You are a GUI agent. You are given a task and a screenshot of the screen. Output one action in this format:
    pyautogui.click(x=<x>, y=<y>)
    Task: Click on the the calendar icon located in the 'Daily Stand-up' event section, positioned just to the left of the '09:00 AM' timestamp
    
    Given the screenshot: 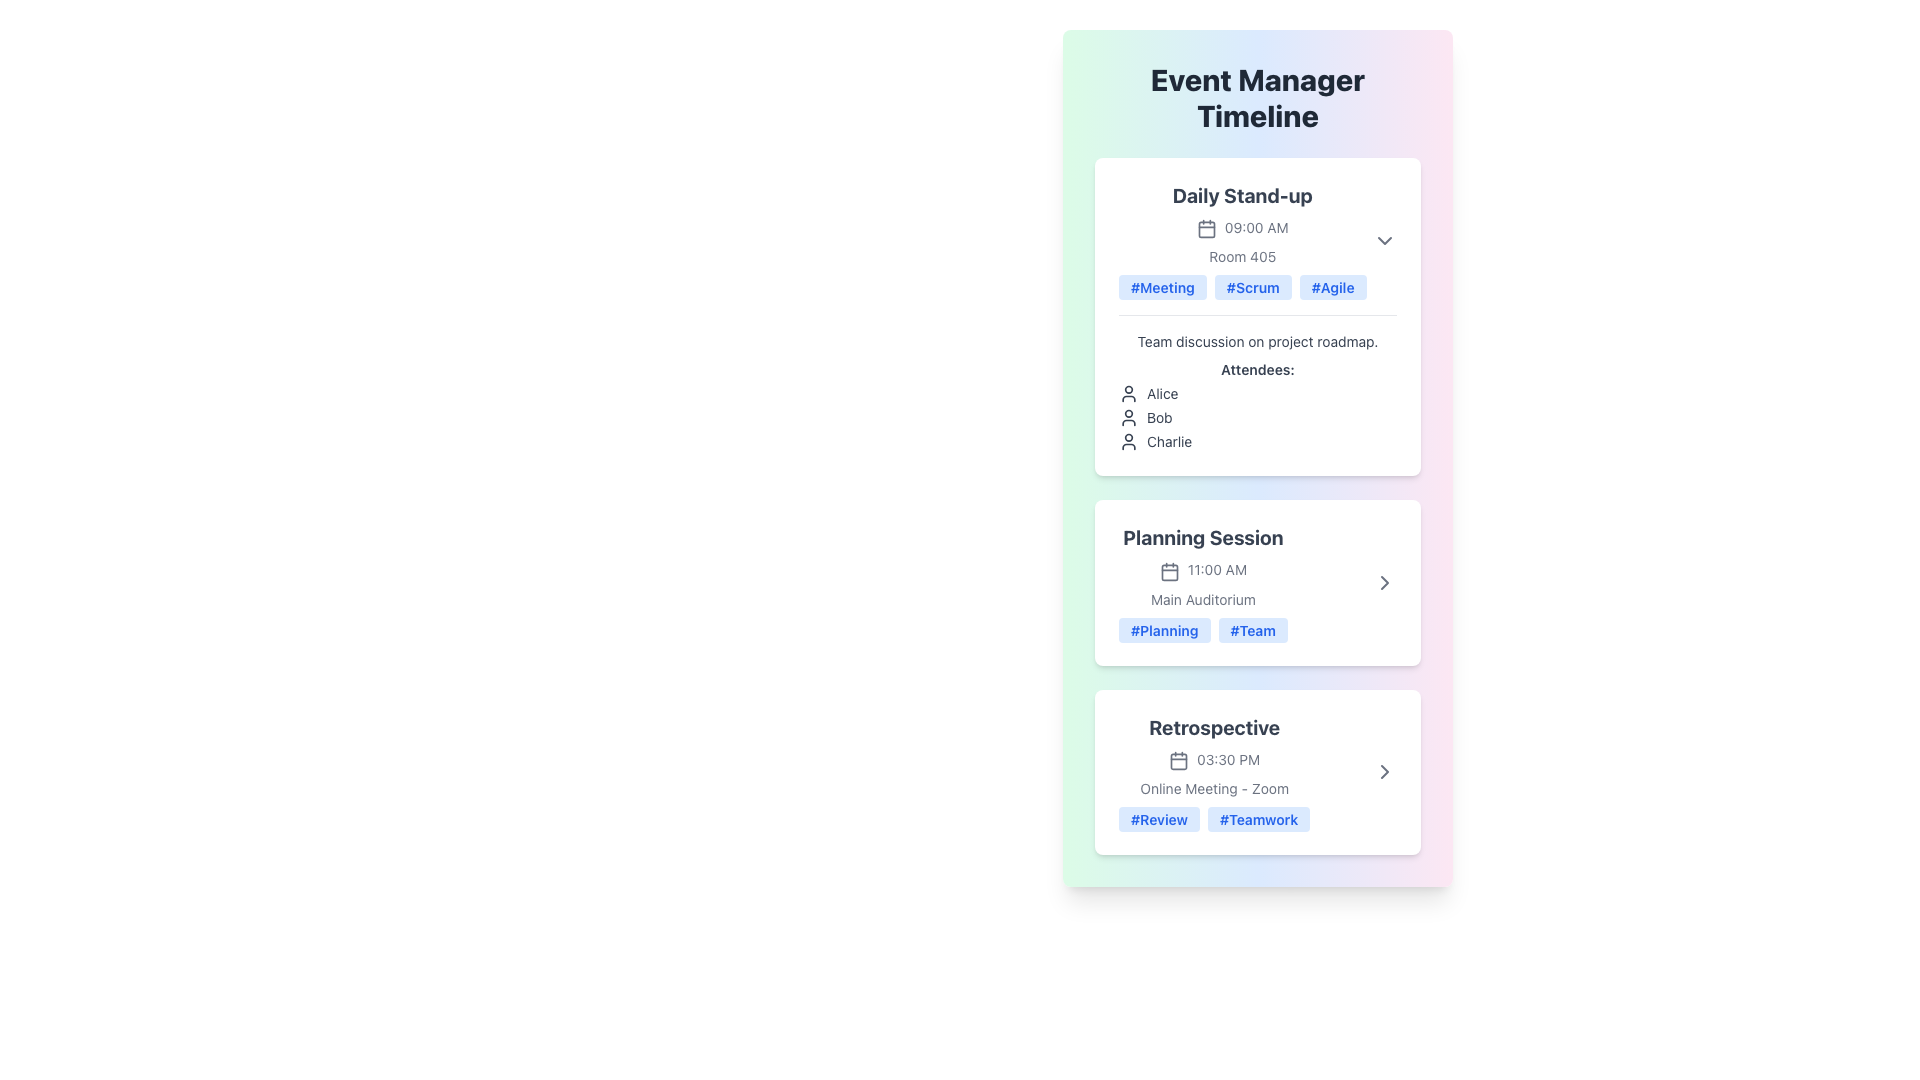 What is the action you would take?
    pyautogui.click(x=1205, y=228)
    